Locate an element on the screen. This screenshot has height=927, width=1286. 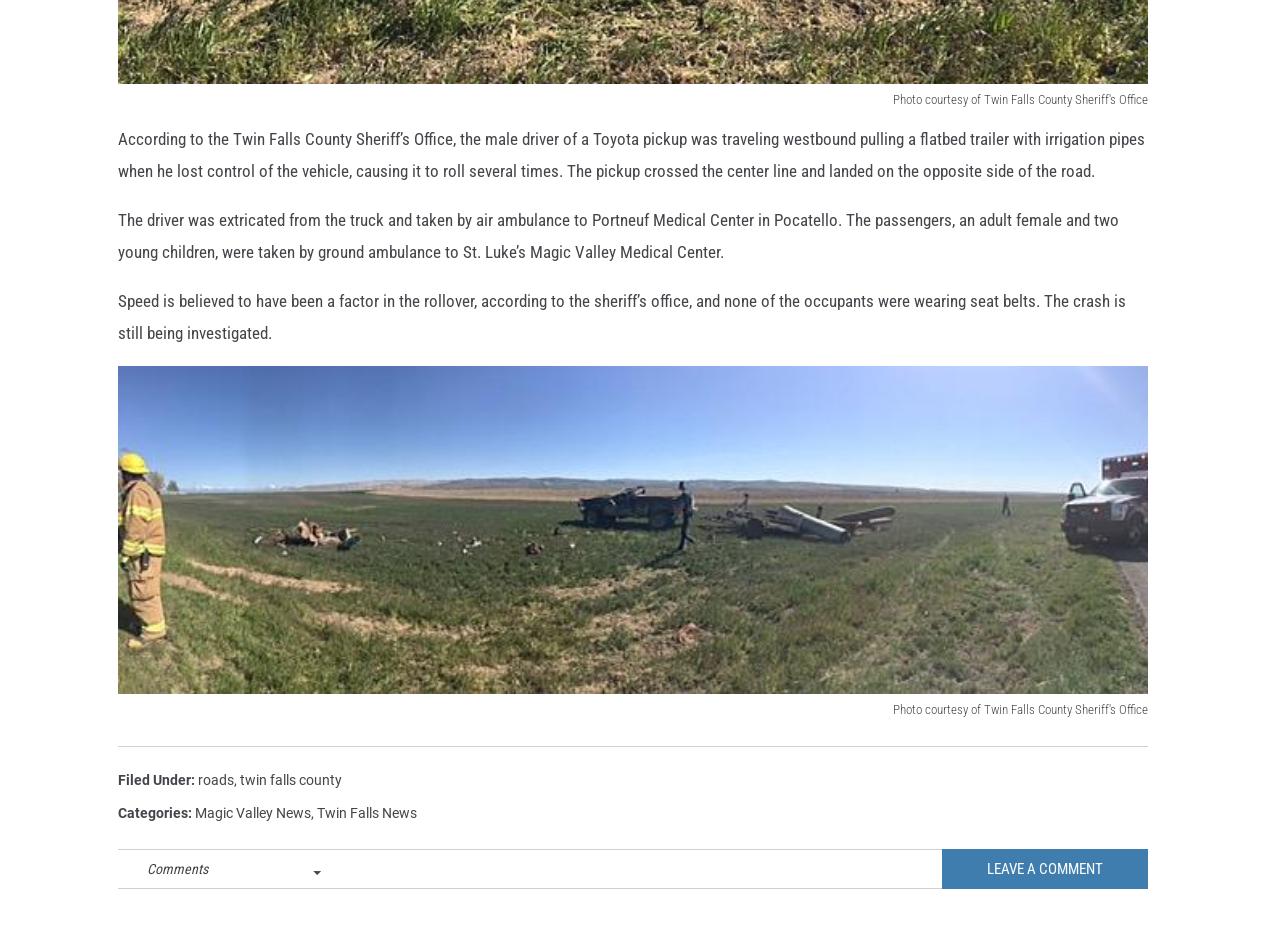
'According to the Twin Falls County Sheriff’s Office, the male driver of a Toyota pickup was traveling westbound pulling a flatbed trailer with irrigation pipes when he lost control of the vehicle, causing it to roll several times. The pickup crossed the center line and landed on the opposite side of the road.' is located at coordinates (630, 185).